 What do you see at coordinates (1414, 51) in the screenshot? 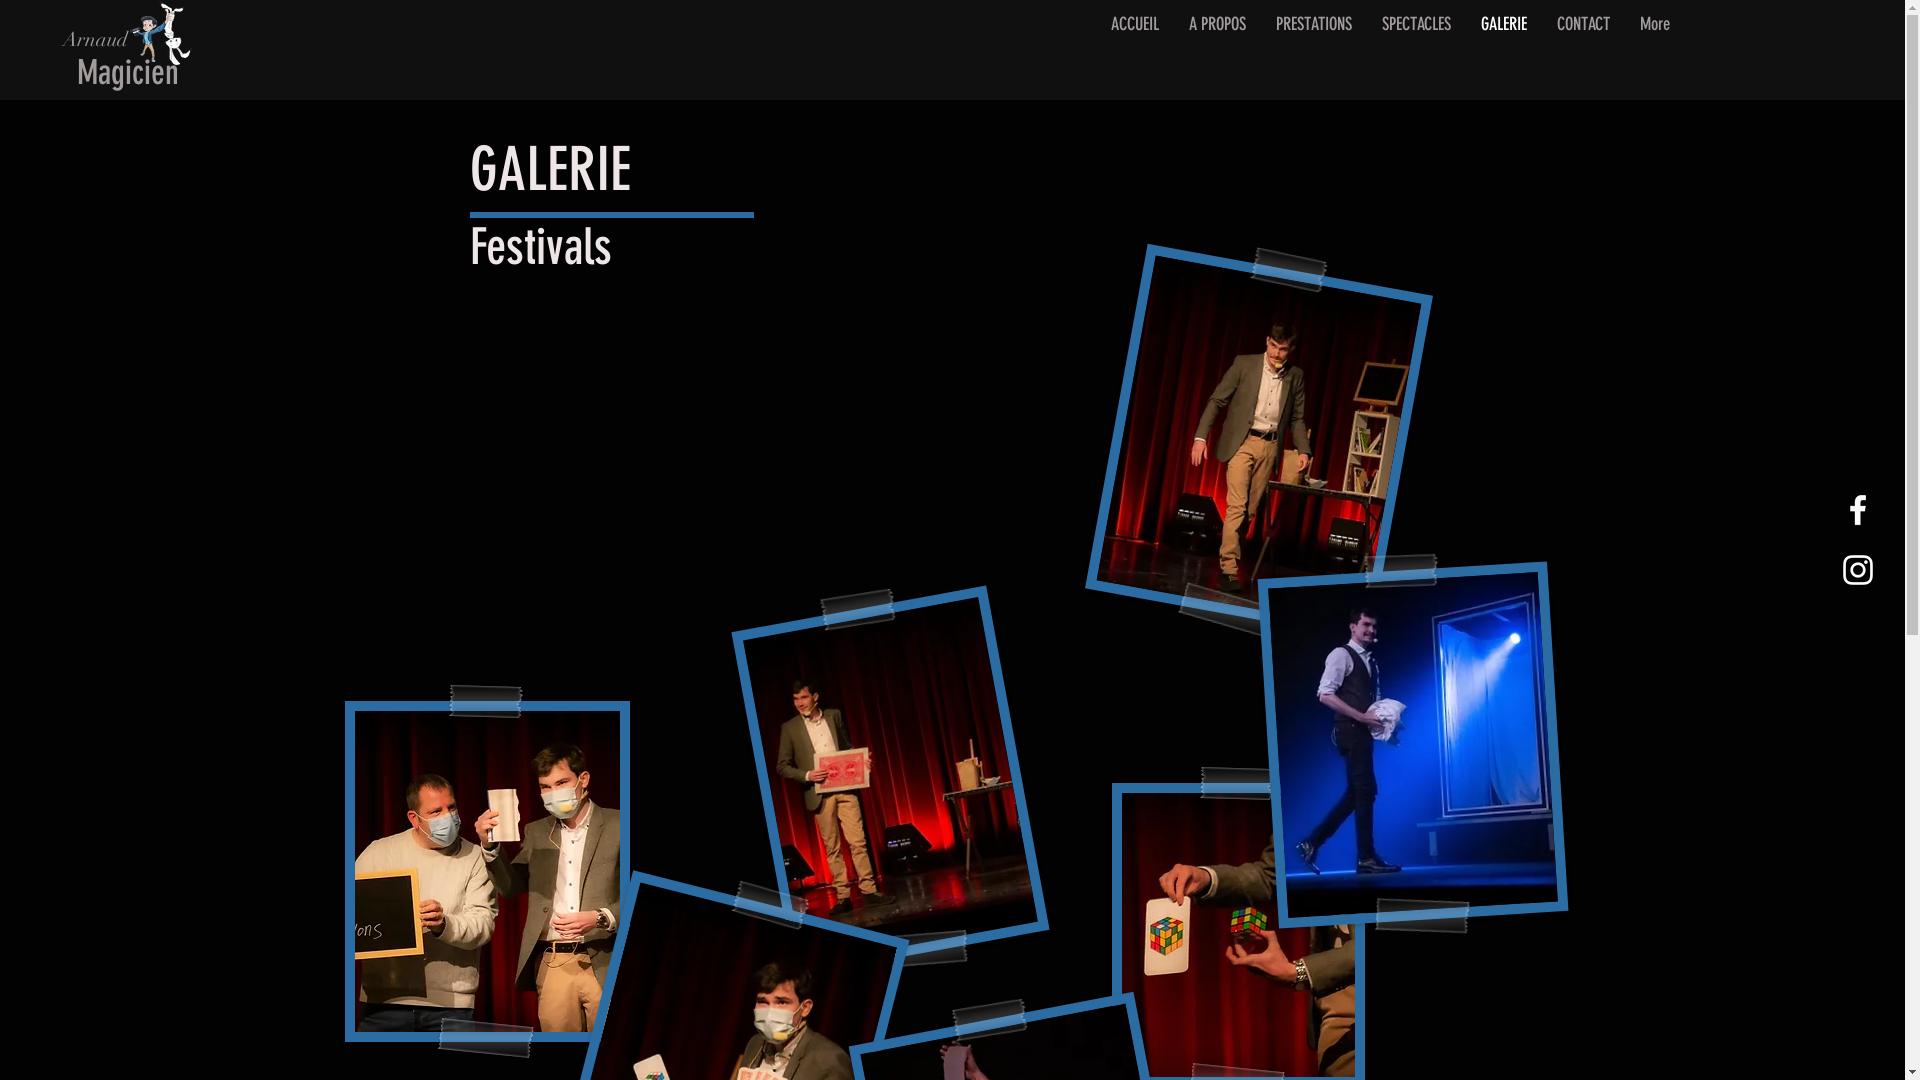
I see `'SPECTACLES'` at bounding box center [1414, 51].